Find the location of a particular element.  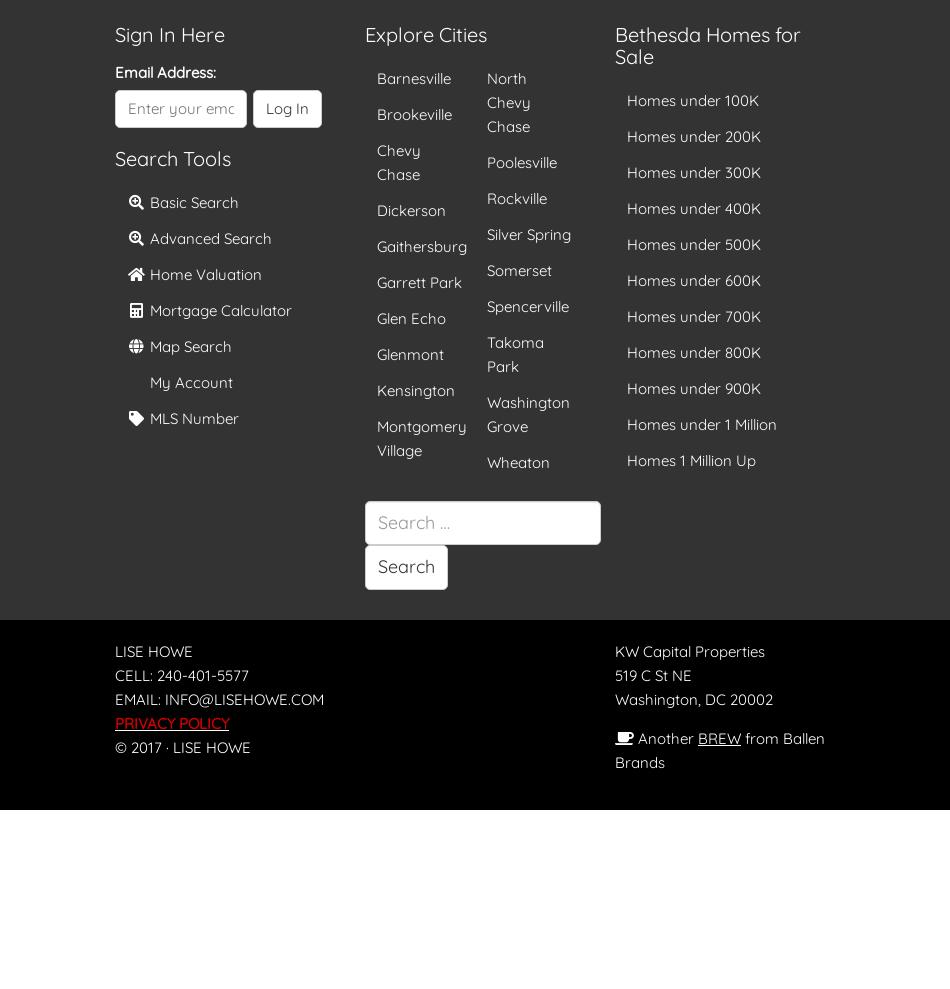

'Basic Search' is located at coordinates (191, 201).